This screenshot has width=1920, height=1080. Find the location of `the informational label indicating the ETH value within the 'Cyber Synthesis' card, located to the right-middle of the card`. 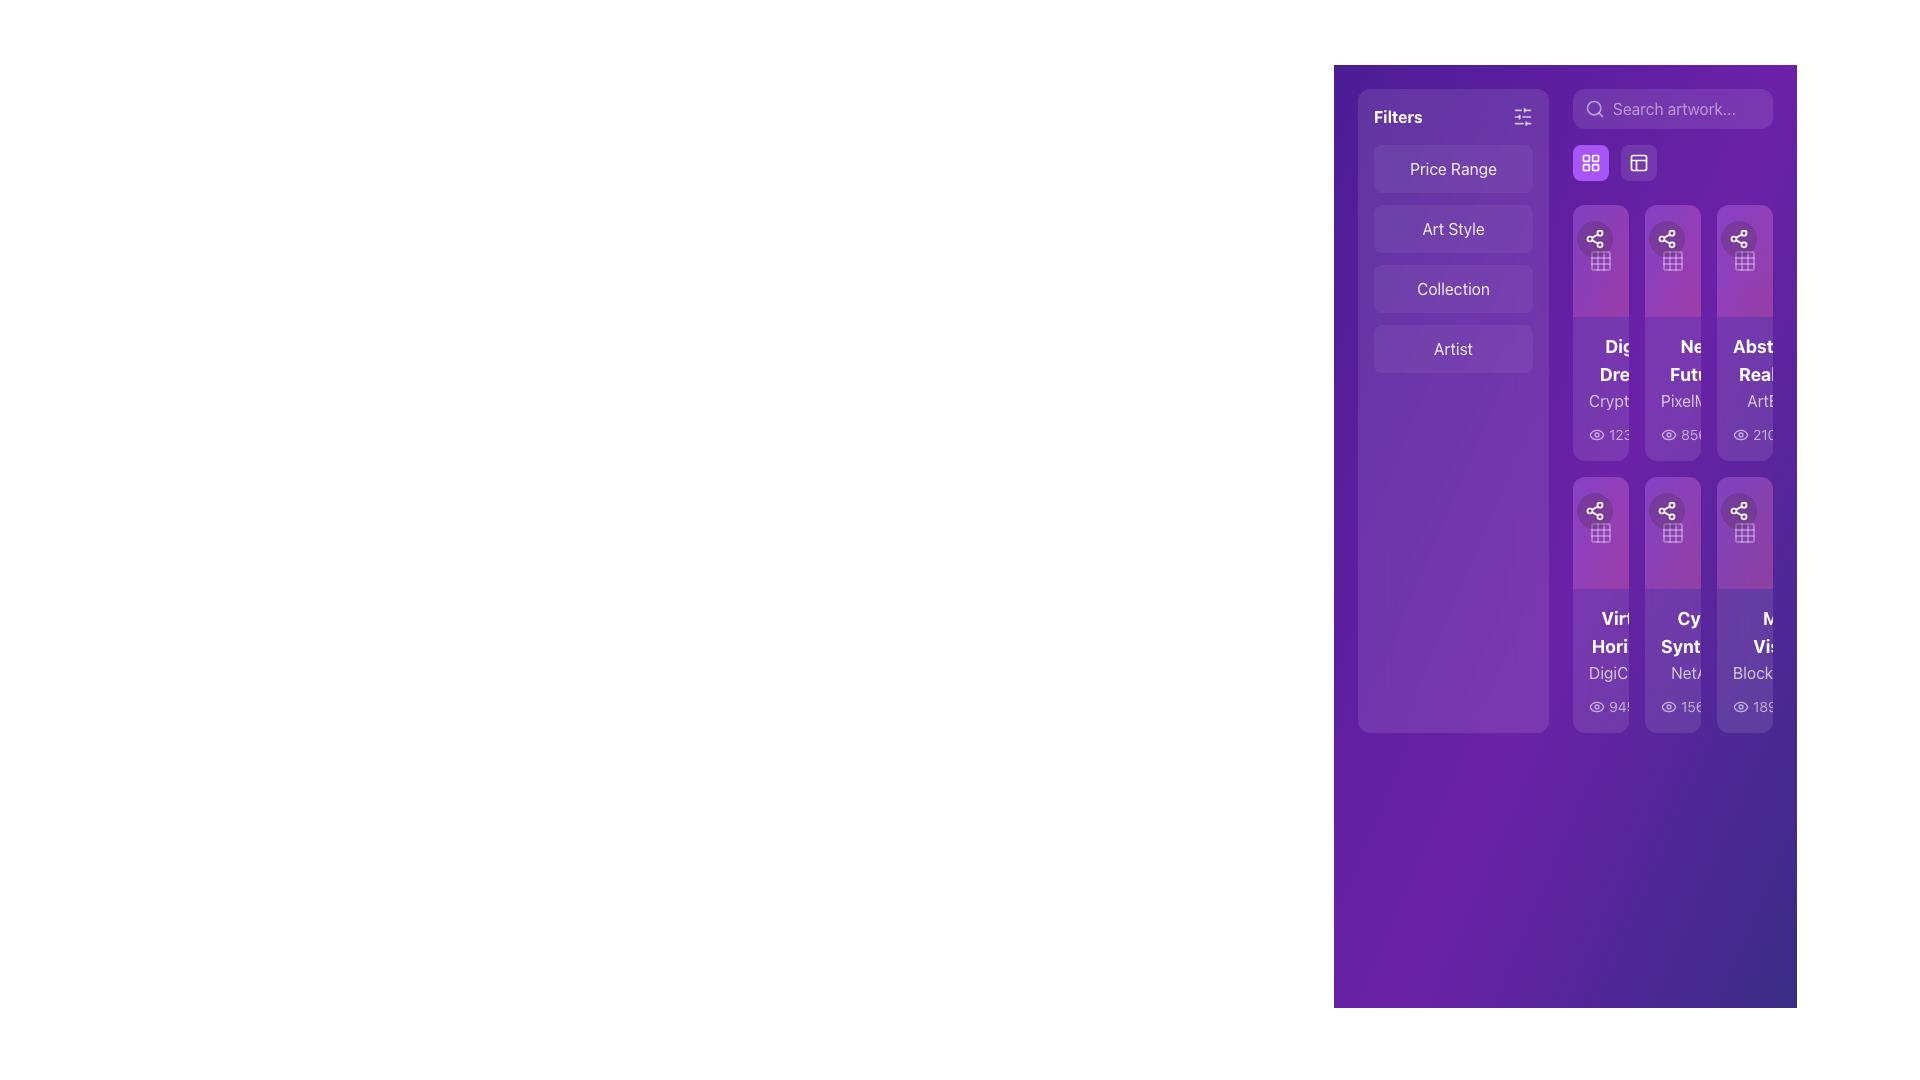

the informational label indicating the ETH value within the 'Cyber Synthesis' card, located to the right-middle of the card is located at coordinates (1783, 632).